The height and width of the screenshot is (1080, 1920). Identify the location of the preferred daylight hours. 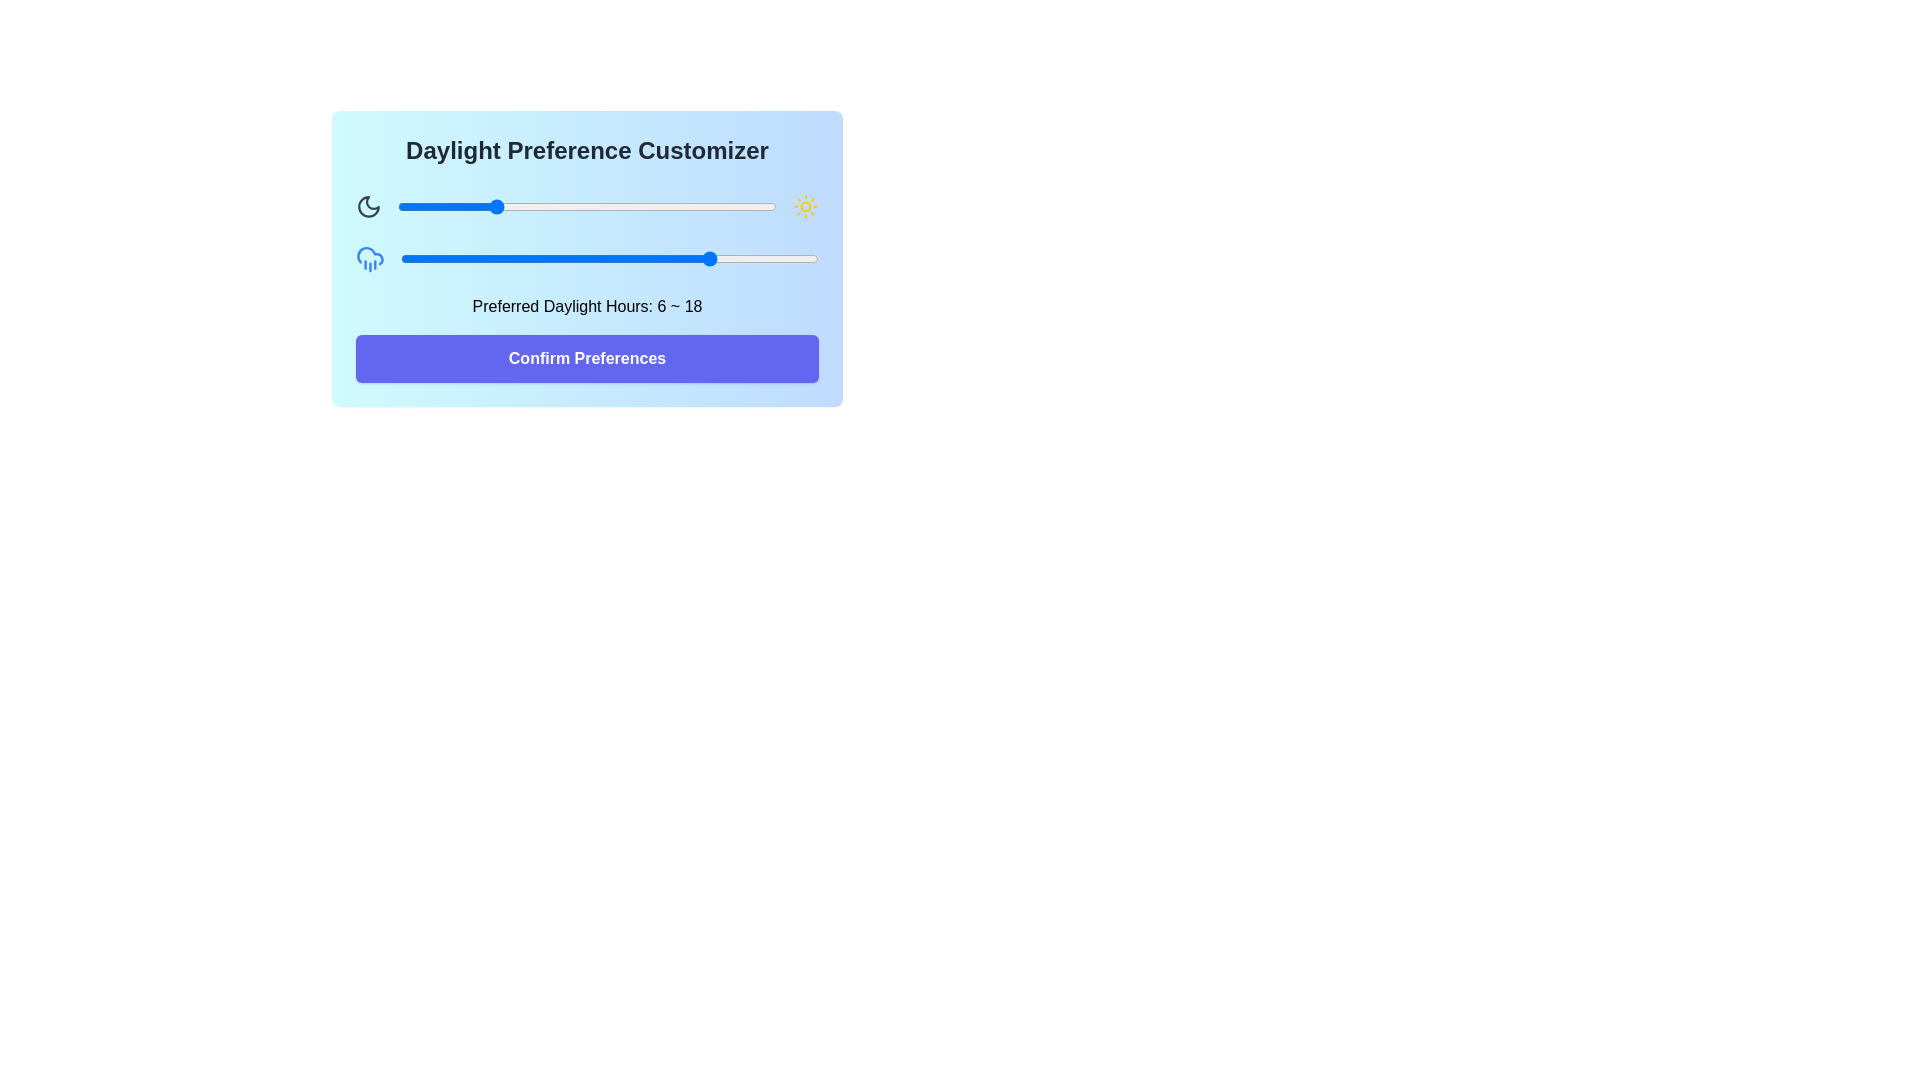
(801, 257).